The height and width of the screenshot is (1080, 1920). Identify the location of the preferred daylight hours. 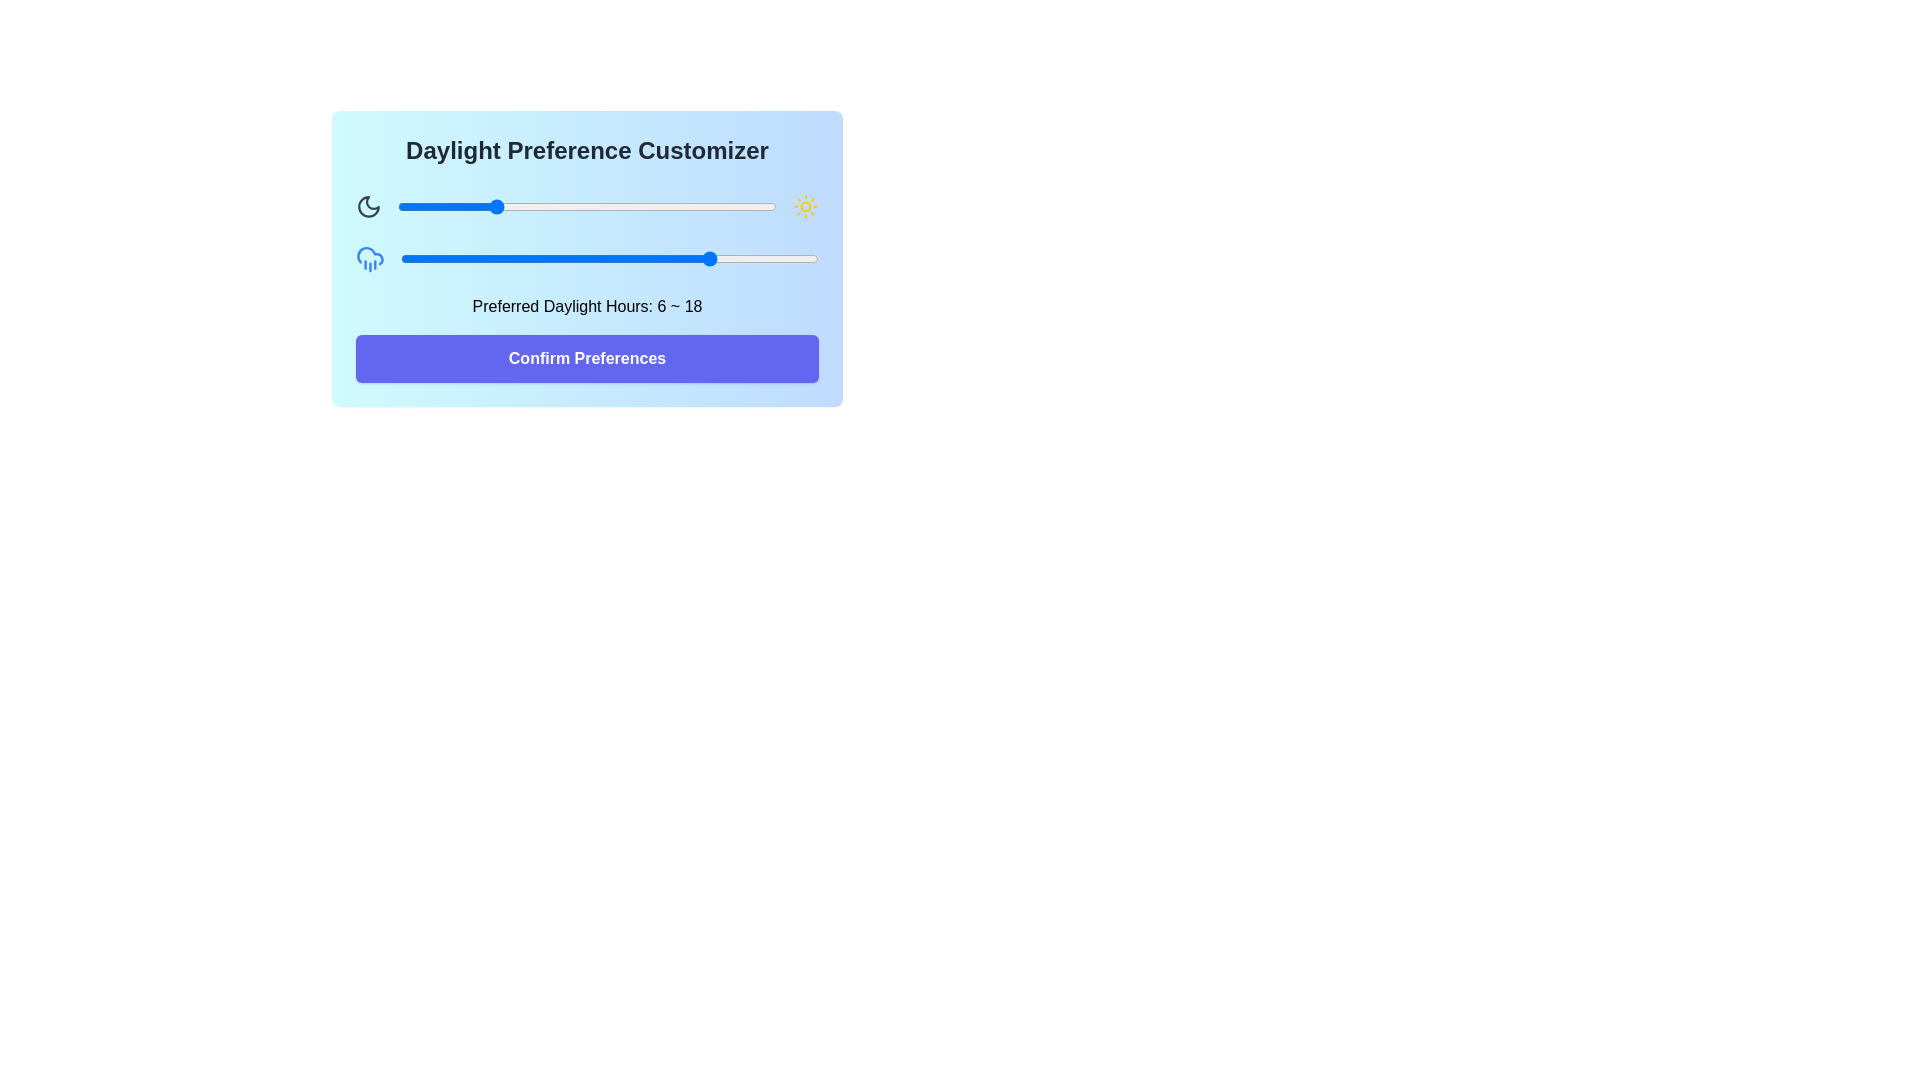
(801, 257).